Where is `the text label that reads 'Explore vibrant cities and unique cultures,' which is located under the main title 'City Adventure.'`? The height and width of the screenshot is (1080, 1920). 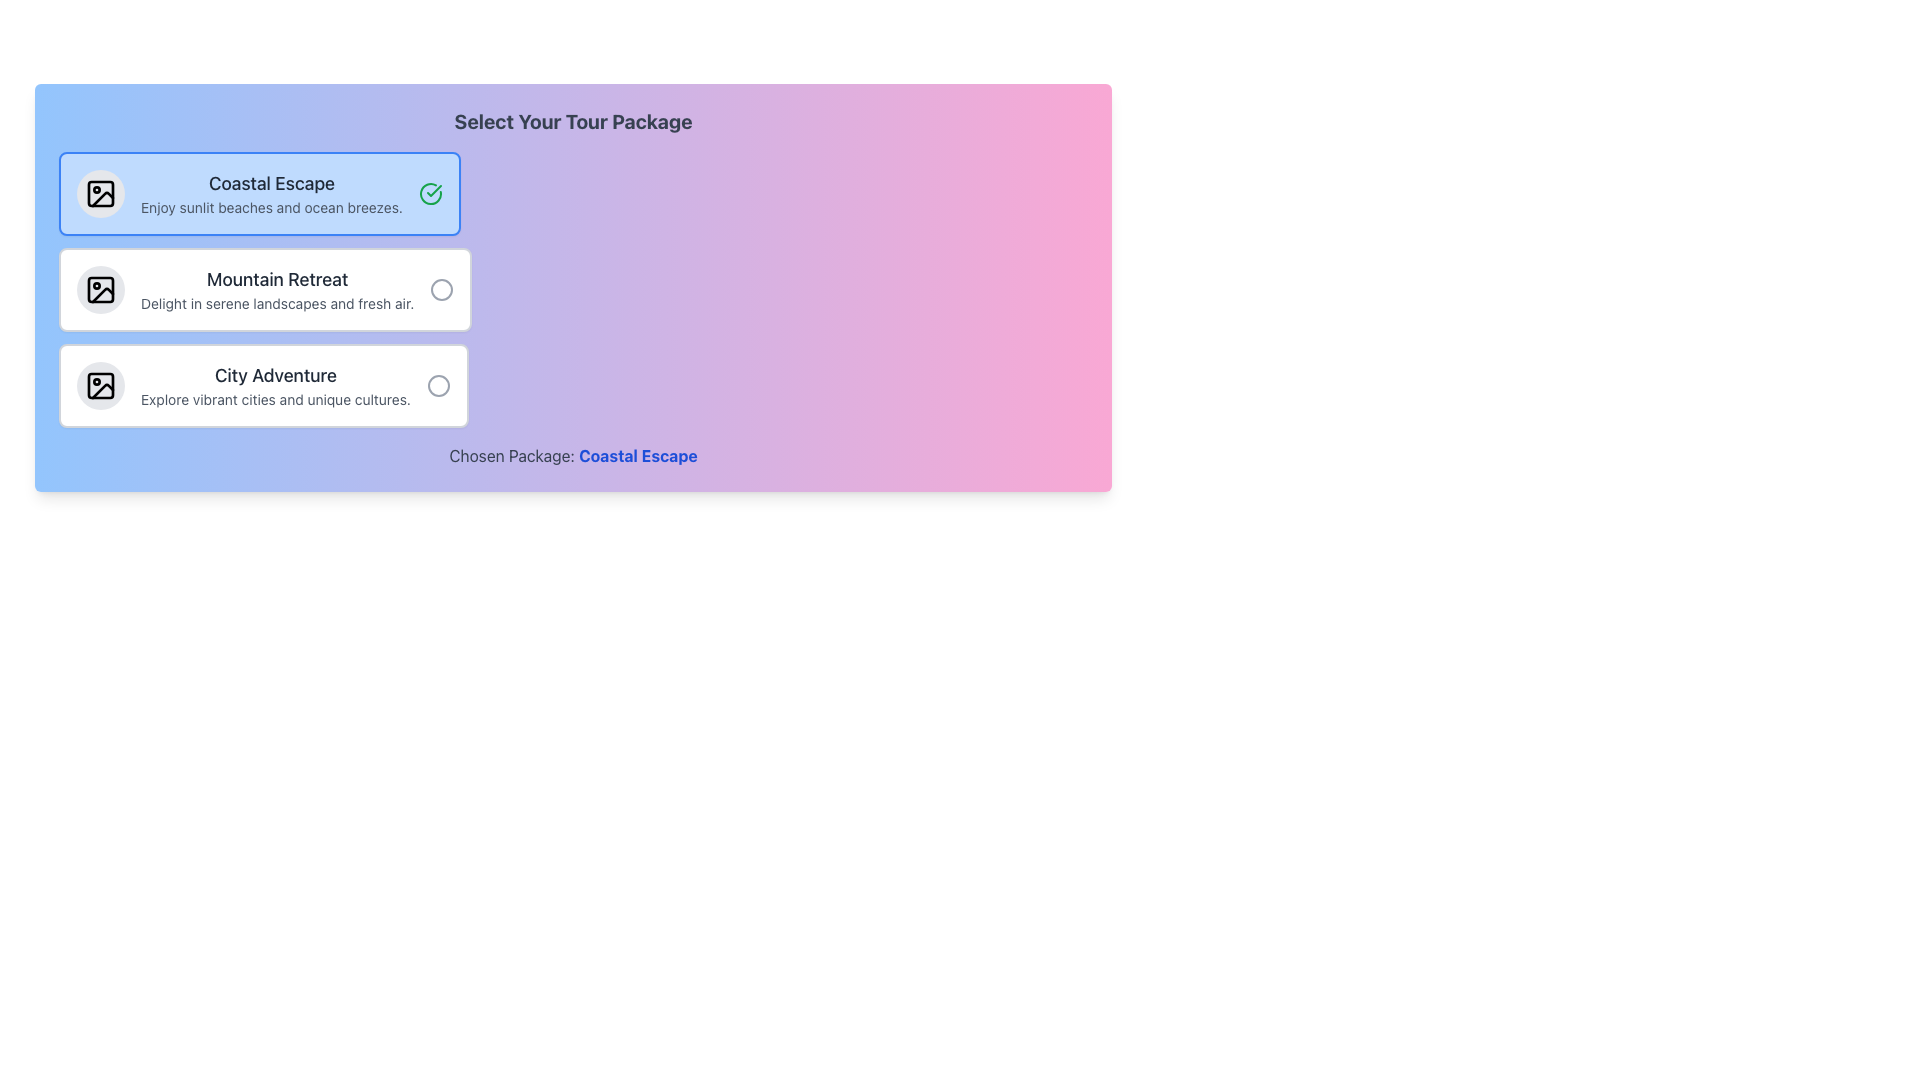 the text label that reads 'Explore vibrant cities and unique cultures,' which is located under the main title 'City Adventure.' is located at coordinates (274, 400).